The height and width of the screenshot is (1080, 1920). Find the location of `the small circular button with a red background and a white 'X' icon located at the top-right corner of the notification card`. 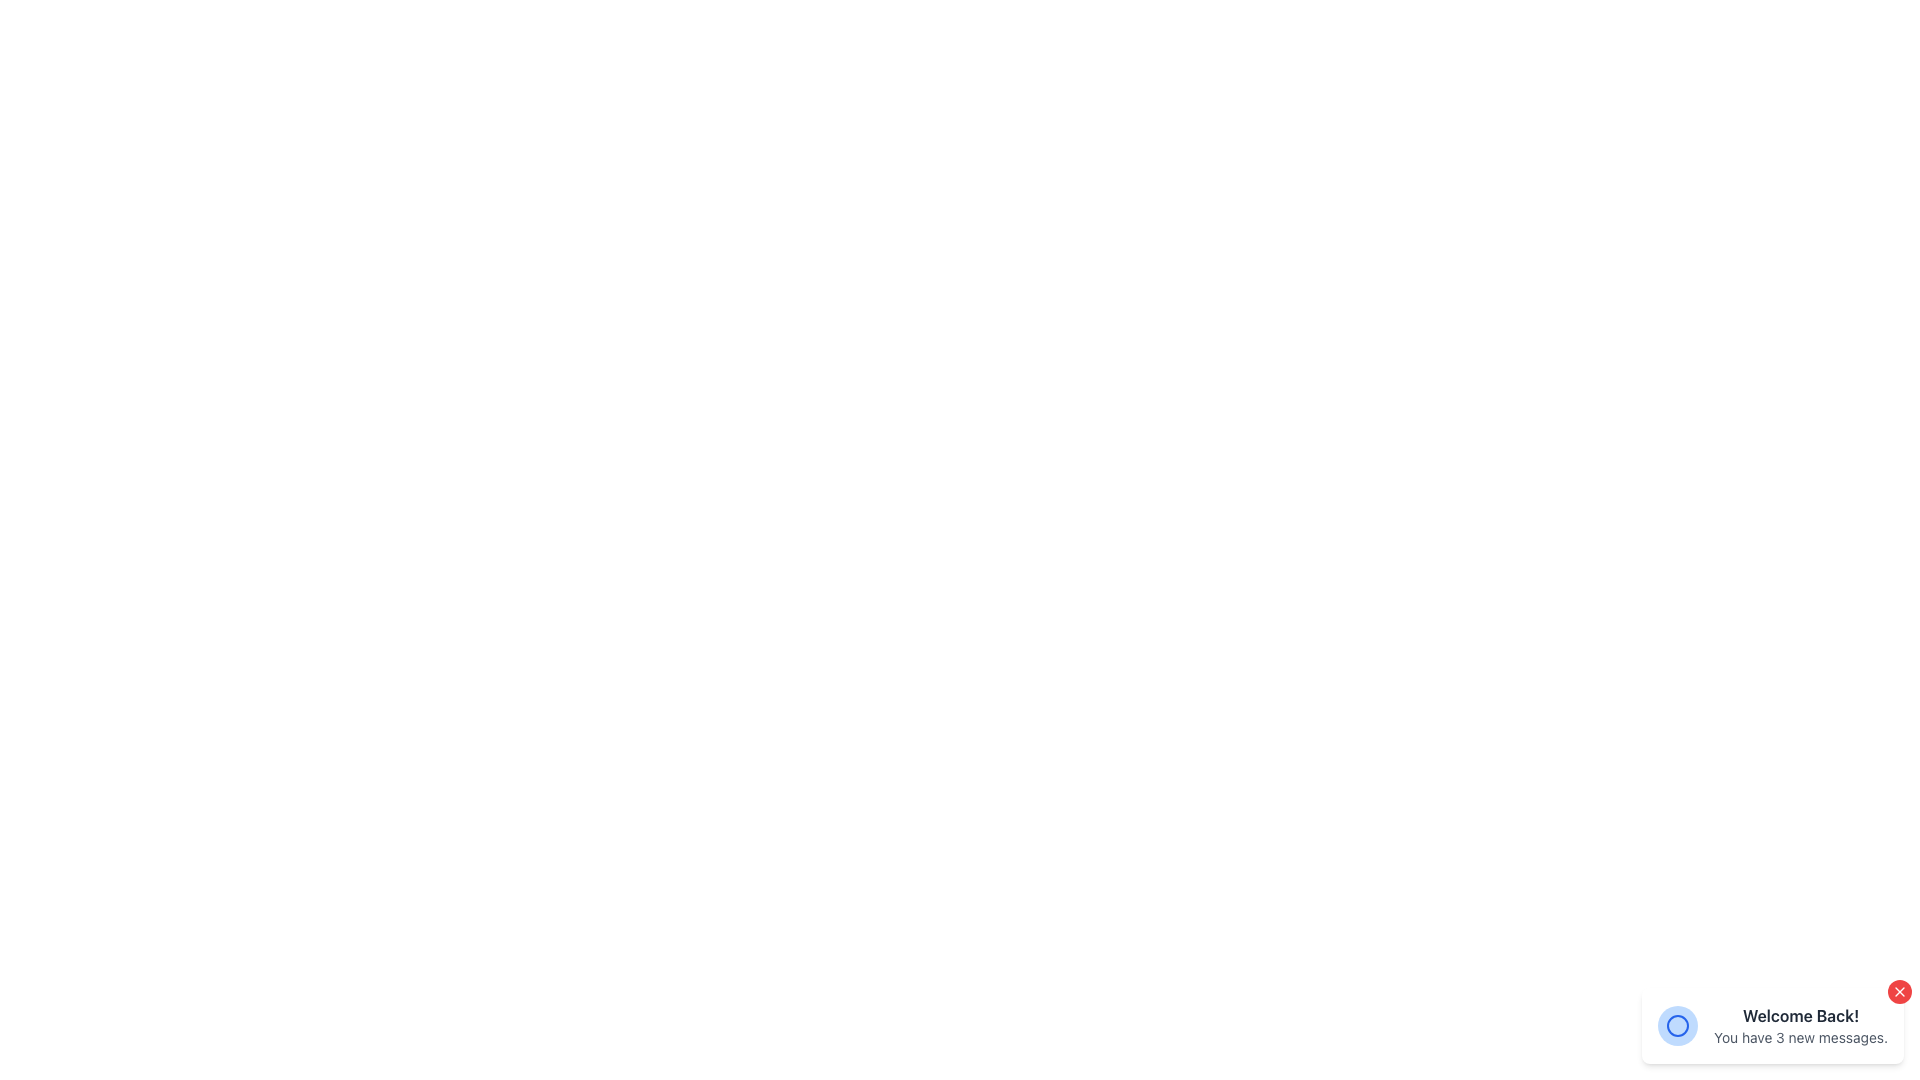

the small circular button with a red background and a white 'X' icon located at the top-right corner of the notification card is located at coordinates (1899, 991).